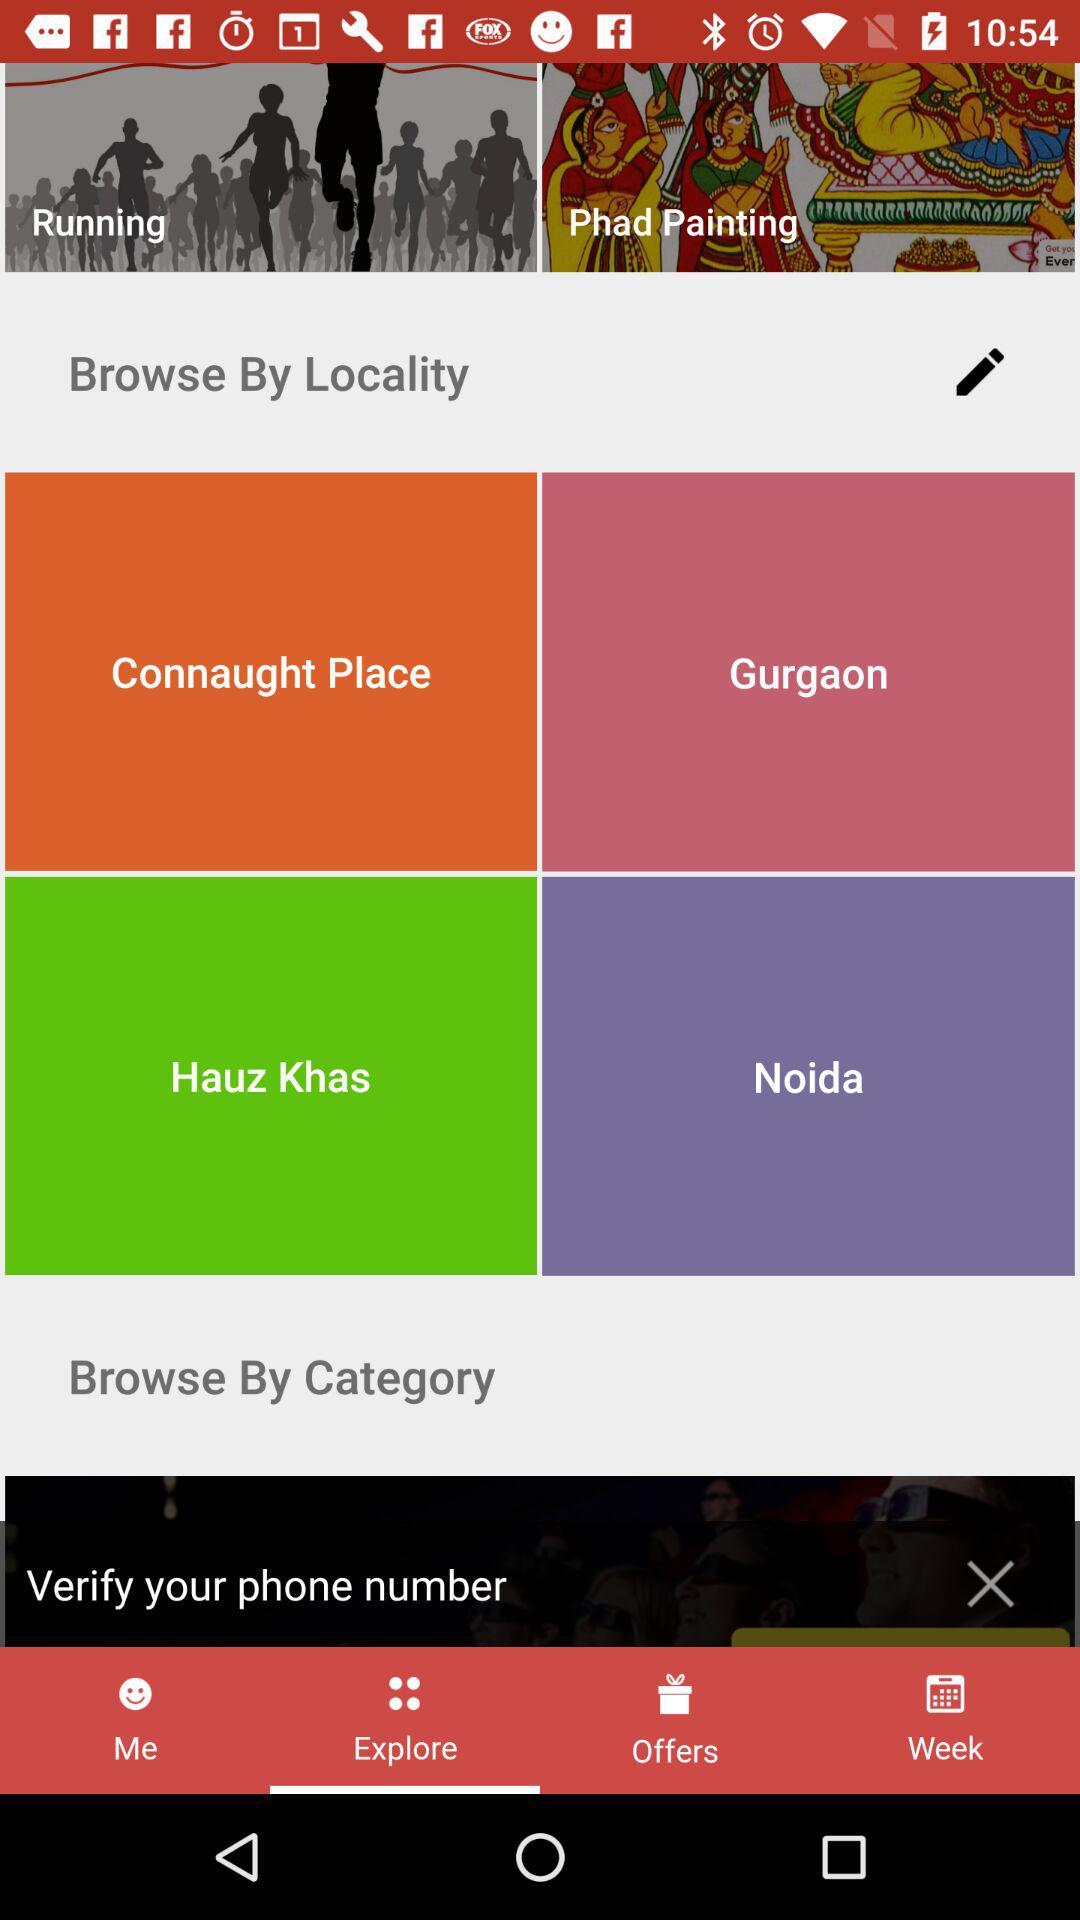 This screenshot has height=1920, width=1080. I want to click on the item to the left of offers item, so click(405, 1719).